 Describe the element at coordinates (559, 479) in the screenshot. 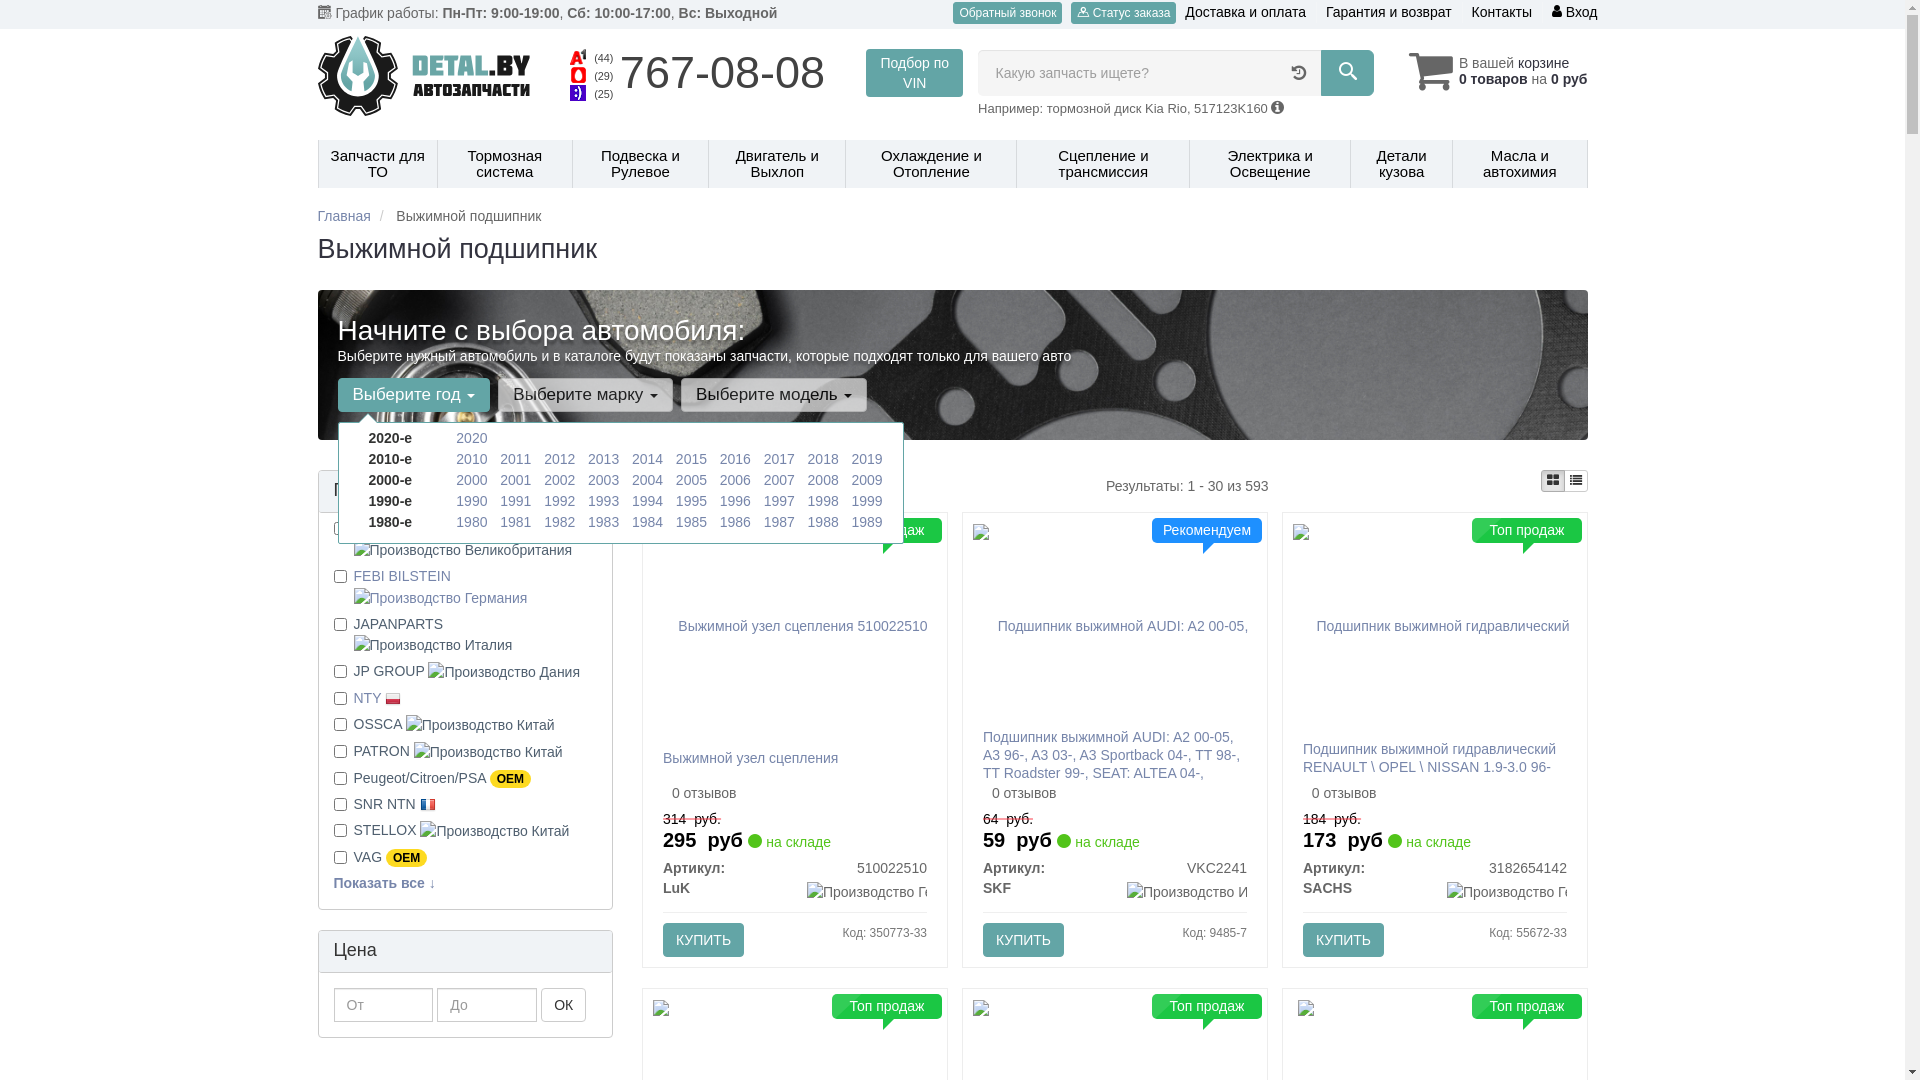

I see `'2002'` at that location.